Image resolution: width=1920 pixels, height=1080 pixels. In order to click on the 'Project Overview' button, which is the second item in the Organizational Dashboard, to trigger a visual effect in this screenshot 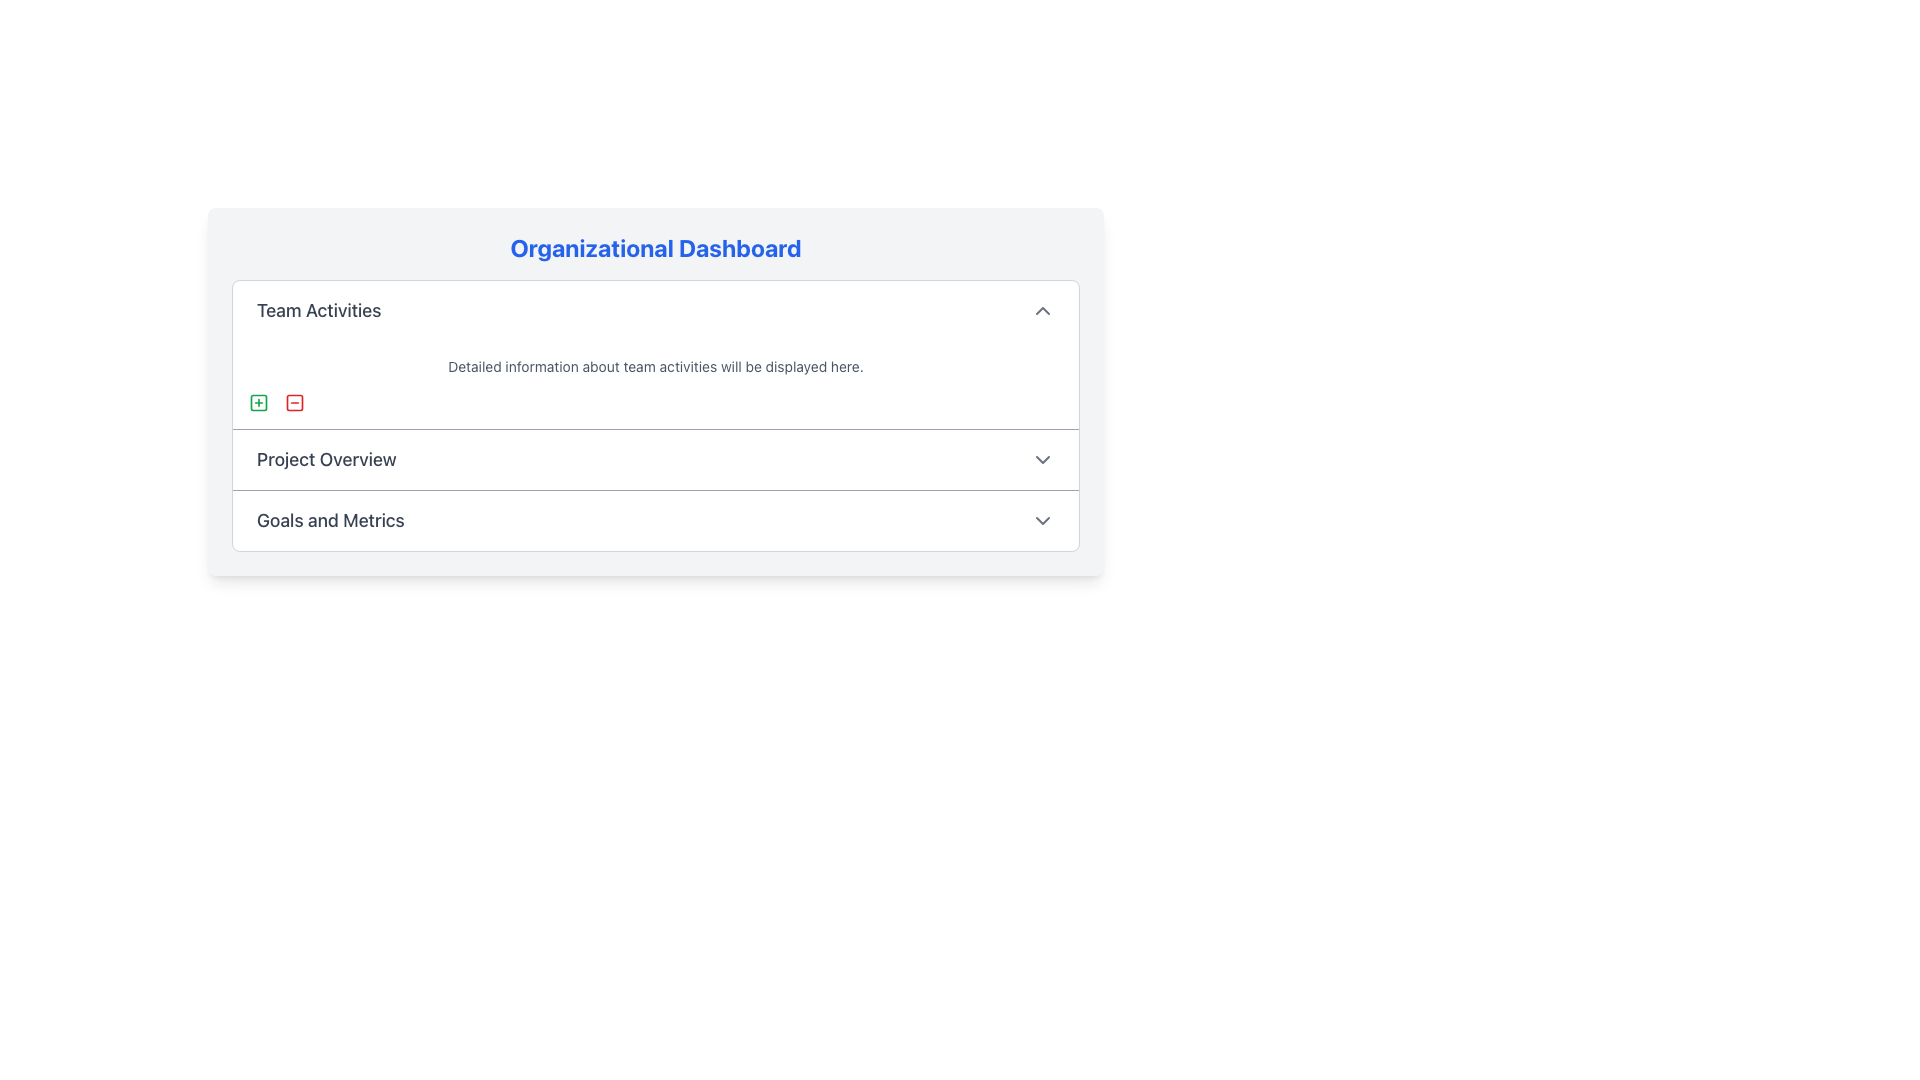, I will do `click(656, 459)`.